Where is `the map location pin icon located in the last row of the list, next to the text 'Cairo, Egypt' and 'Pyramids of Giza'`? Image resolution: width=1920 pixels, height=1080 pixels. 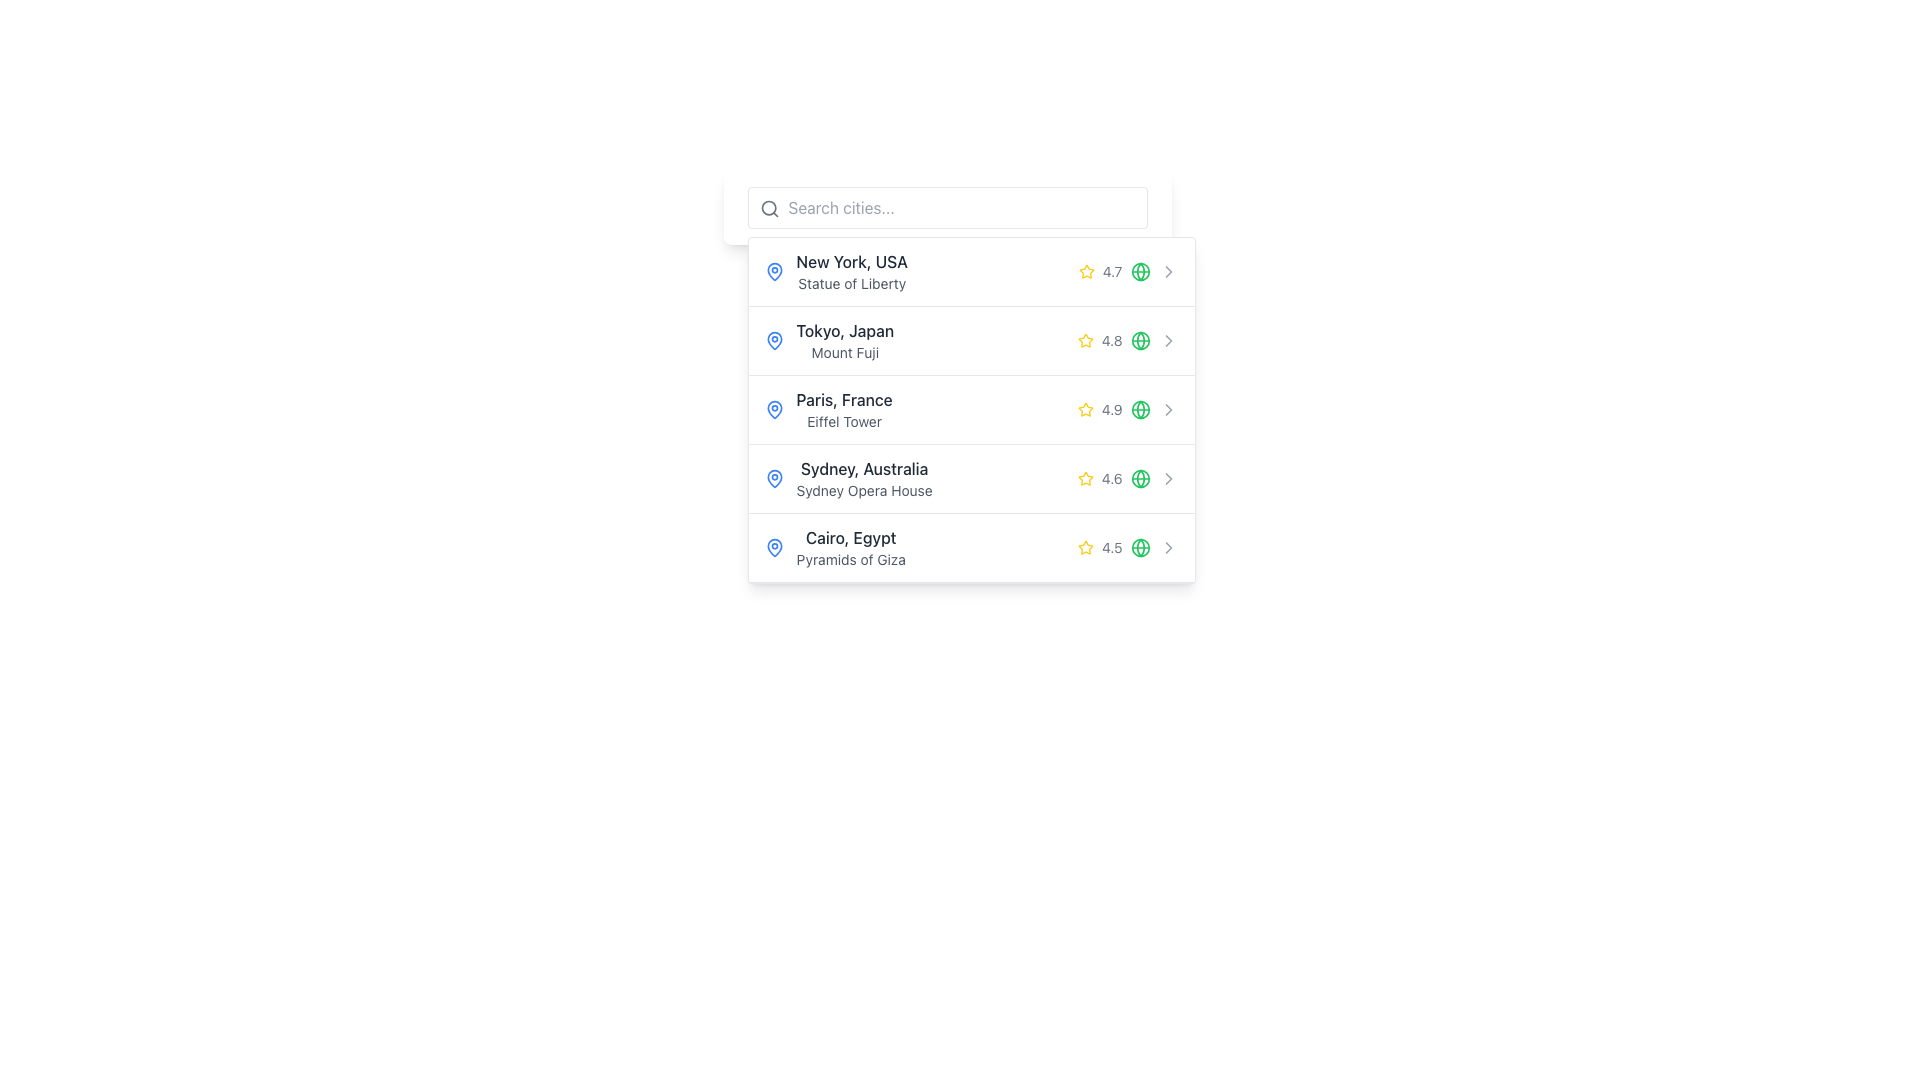 the map location pin icon located in the last row of the list, next to the text 'Cairo, Egypt' and 'Pyramids of Giza' is located at coordinates (773, 547).